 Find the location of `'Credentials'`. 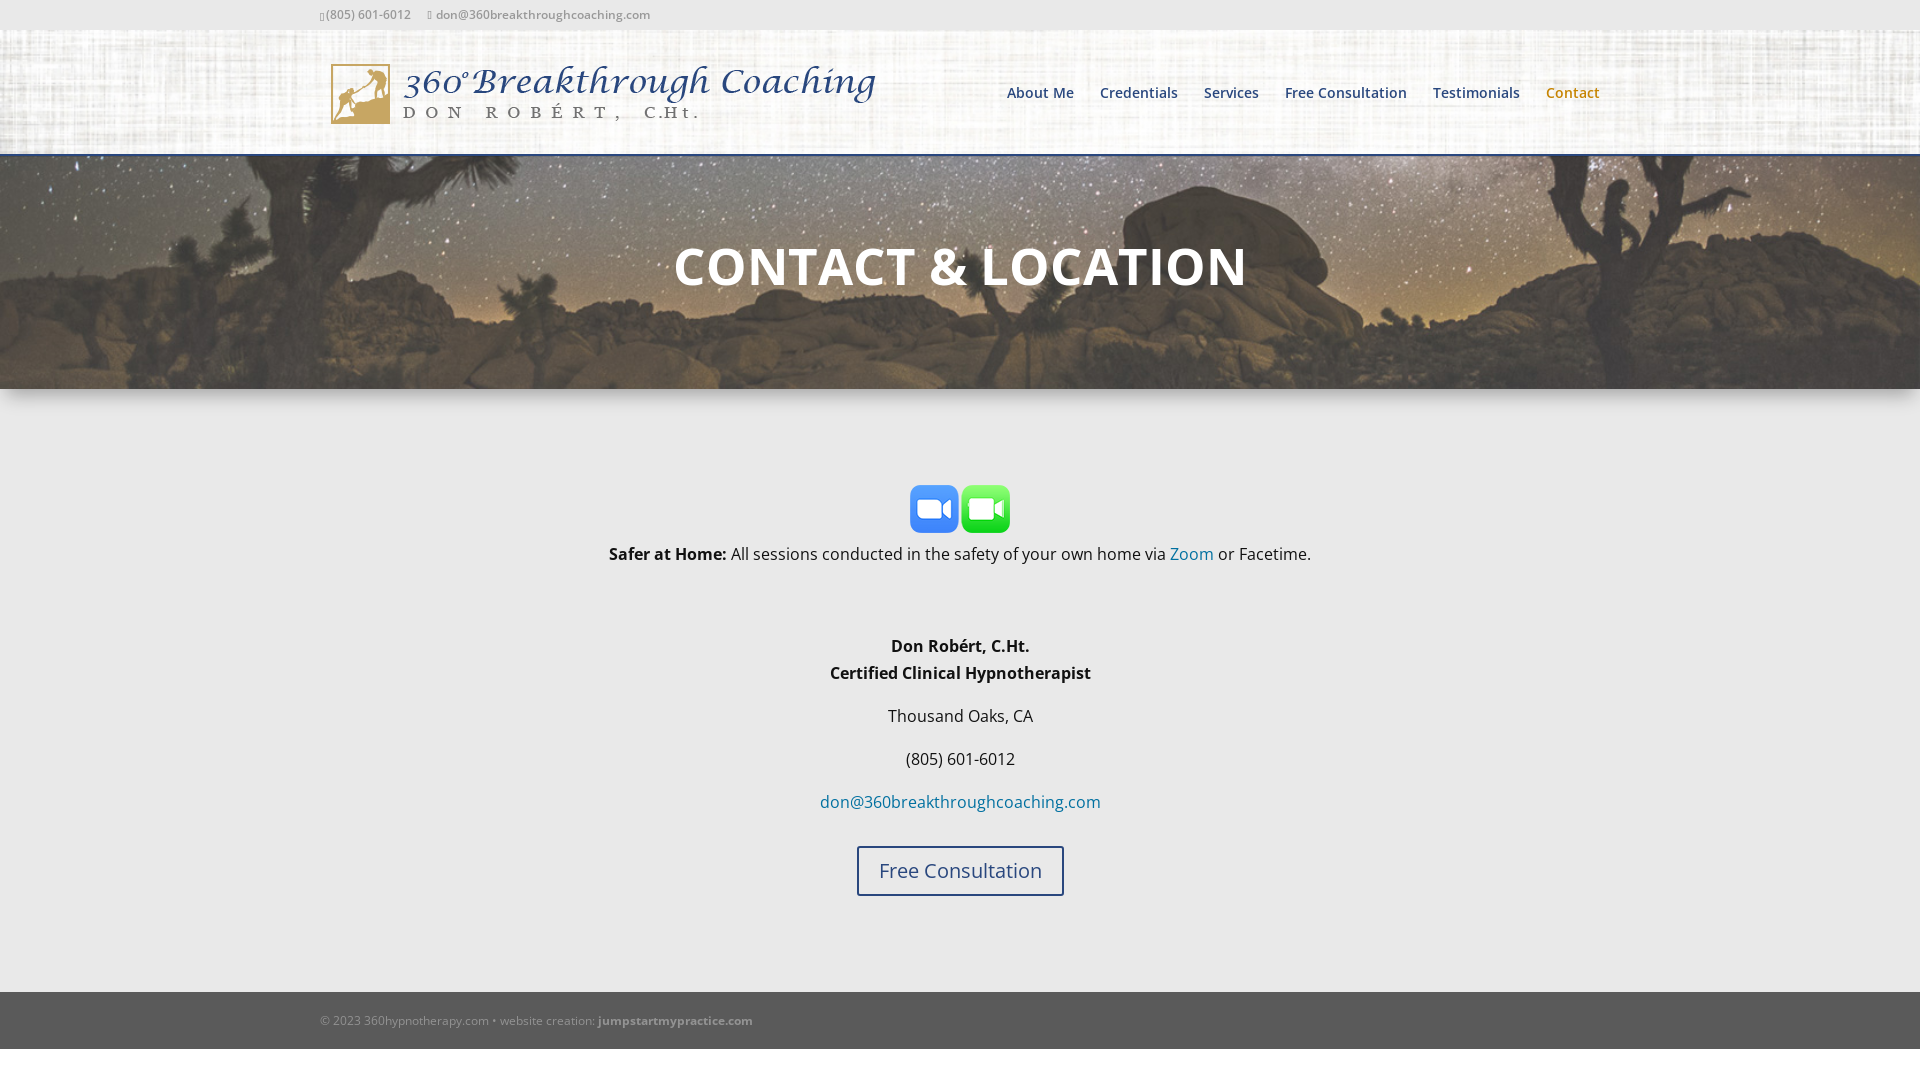

'Credentials' is located at coordinates (1098, 120).